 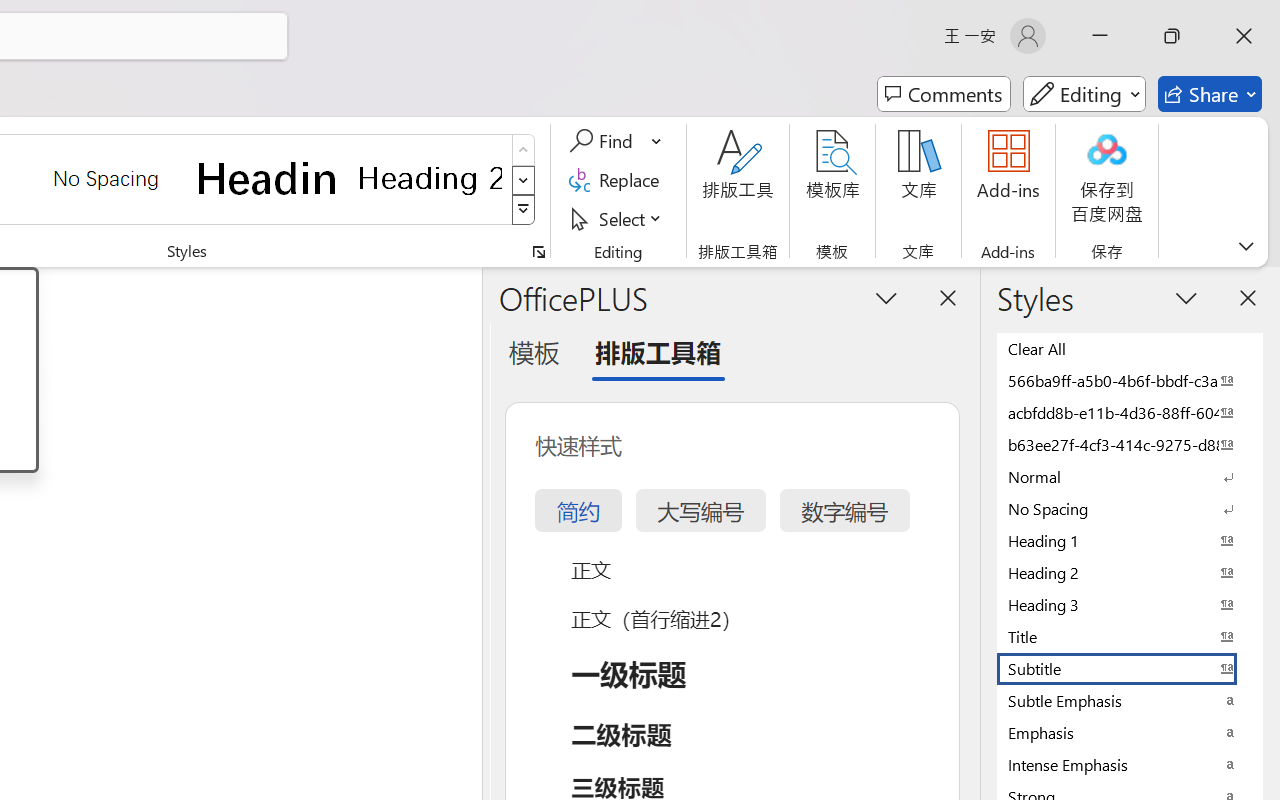 I want to click on 'Ribbon Display Options', so click(x=1245, y=245).